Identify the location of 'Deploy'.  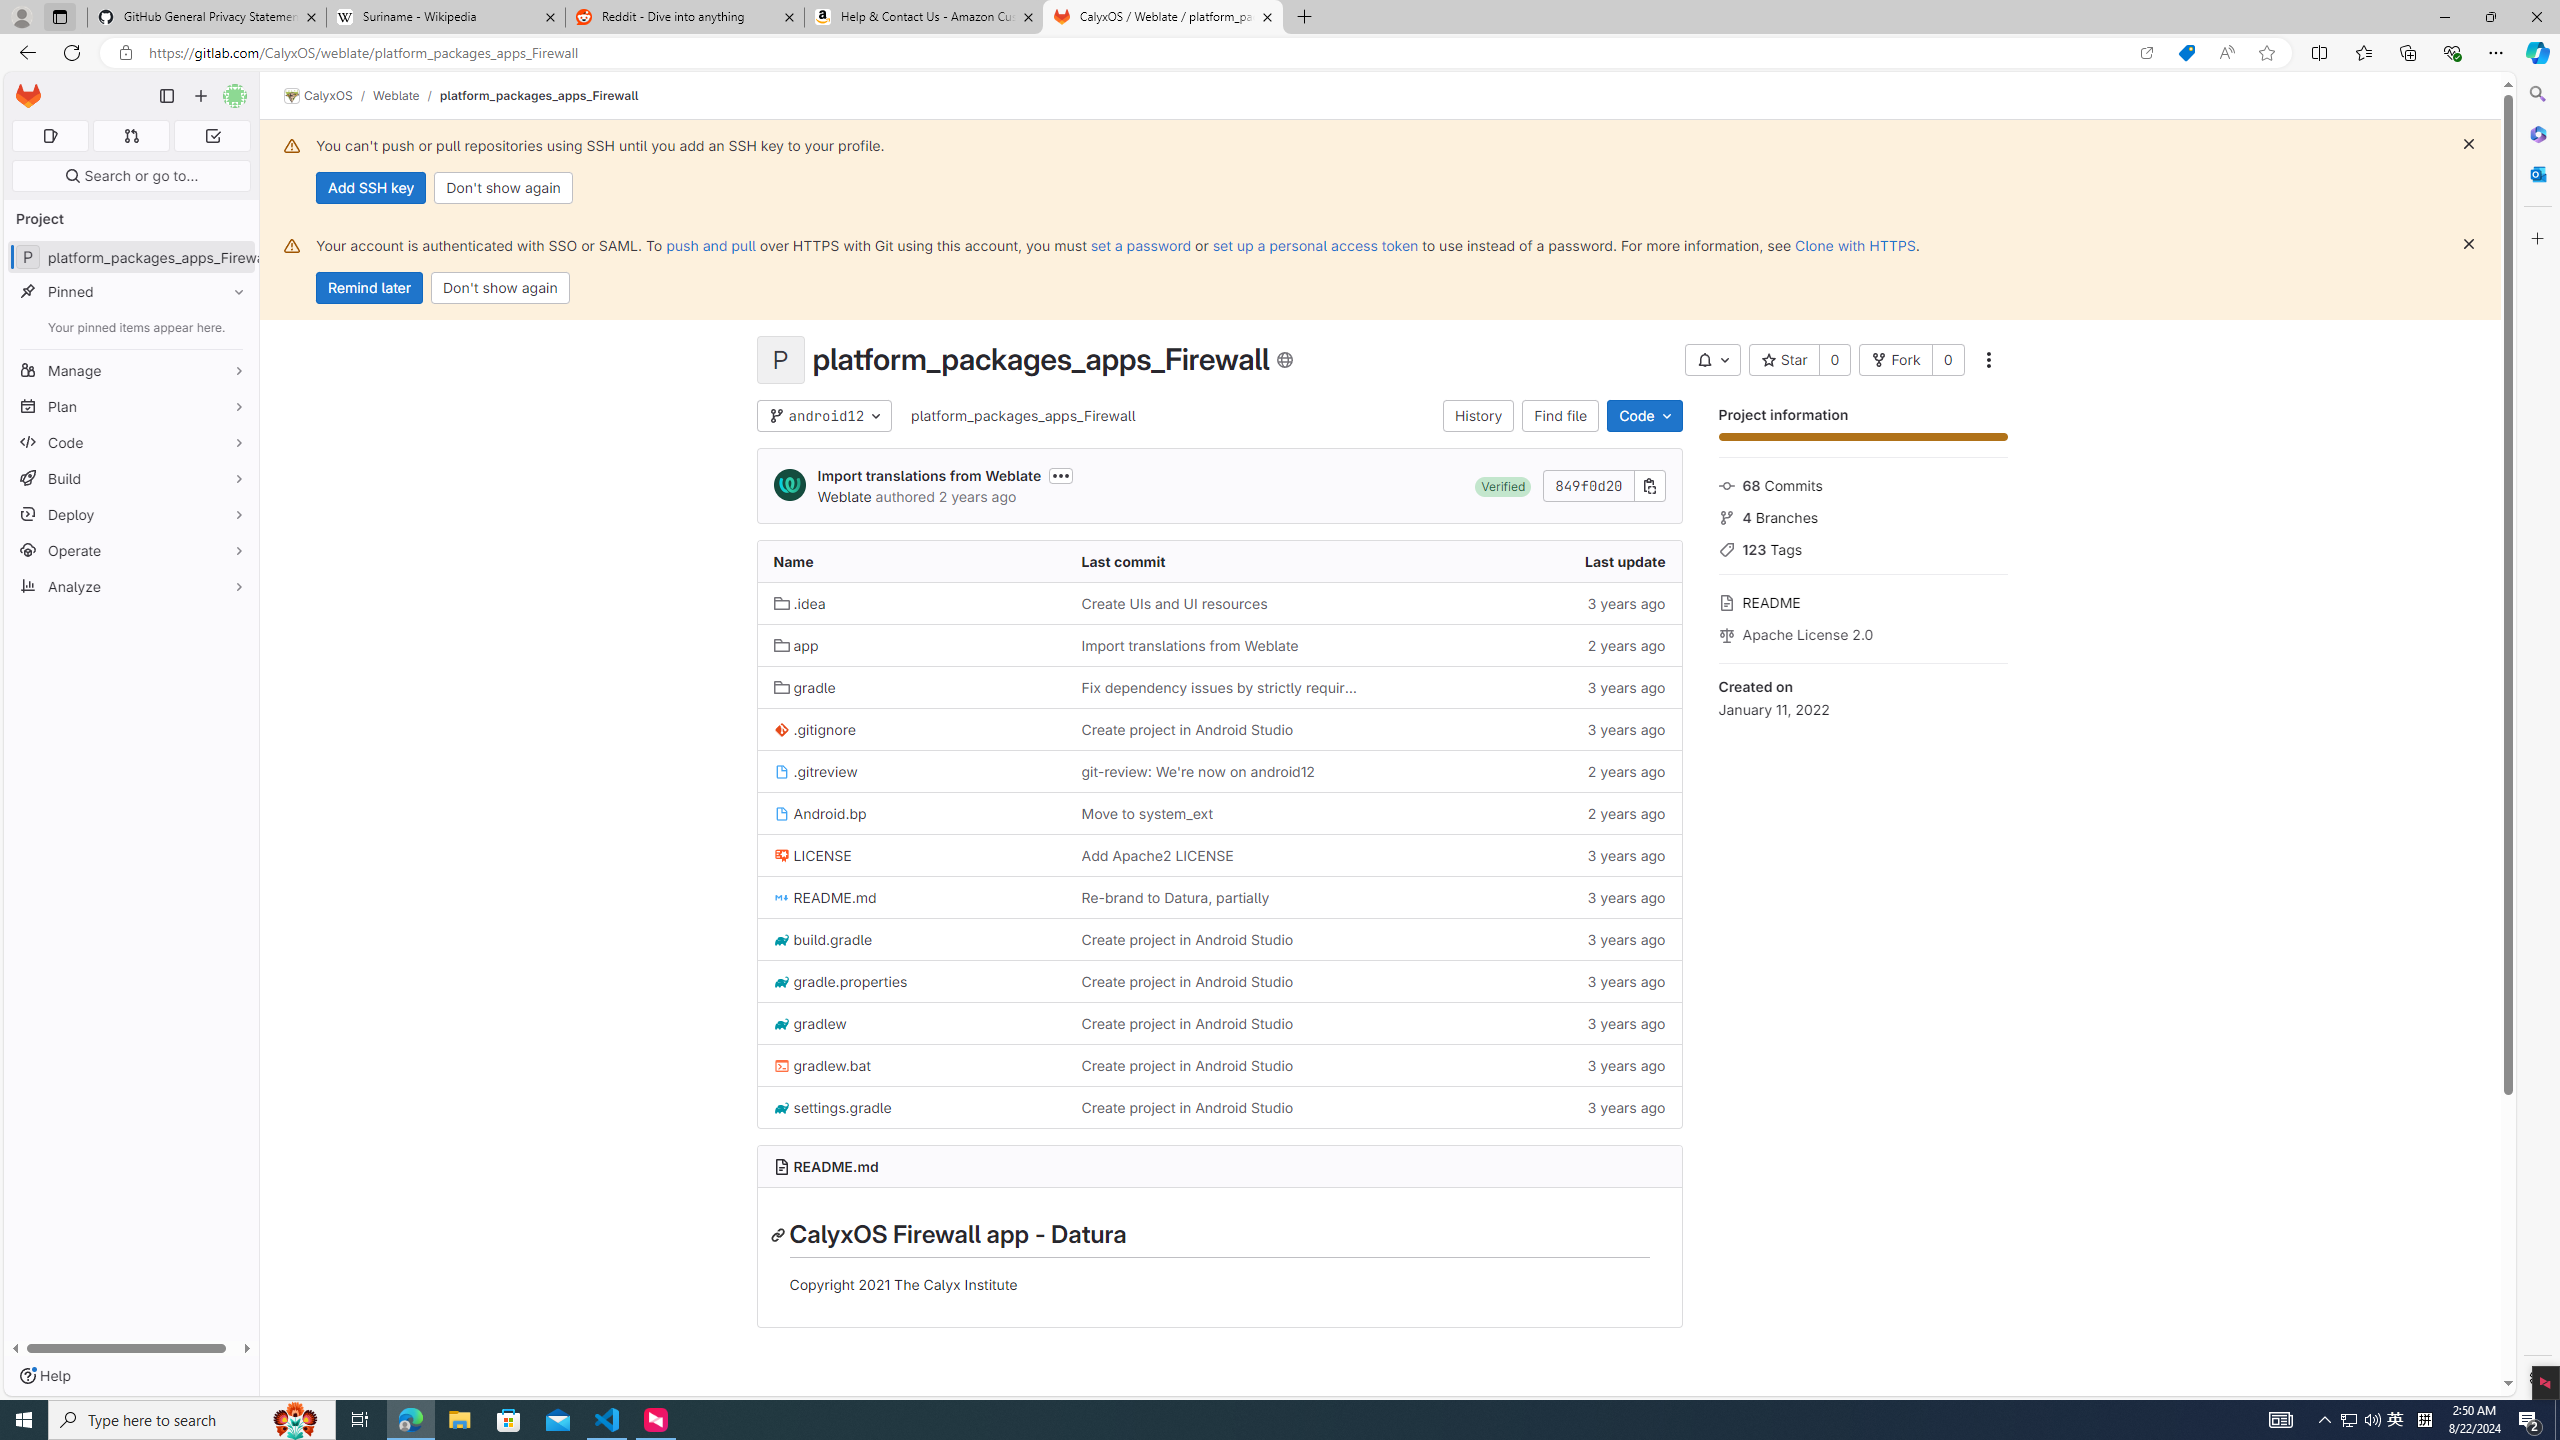
(130, 513).